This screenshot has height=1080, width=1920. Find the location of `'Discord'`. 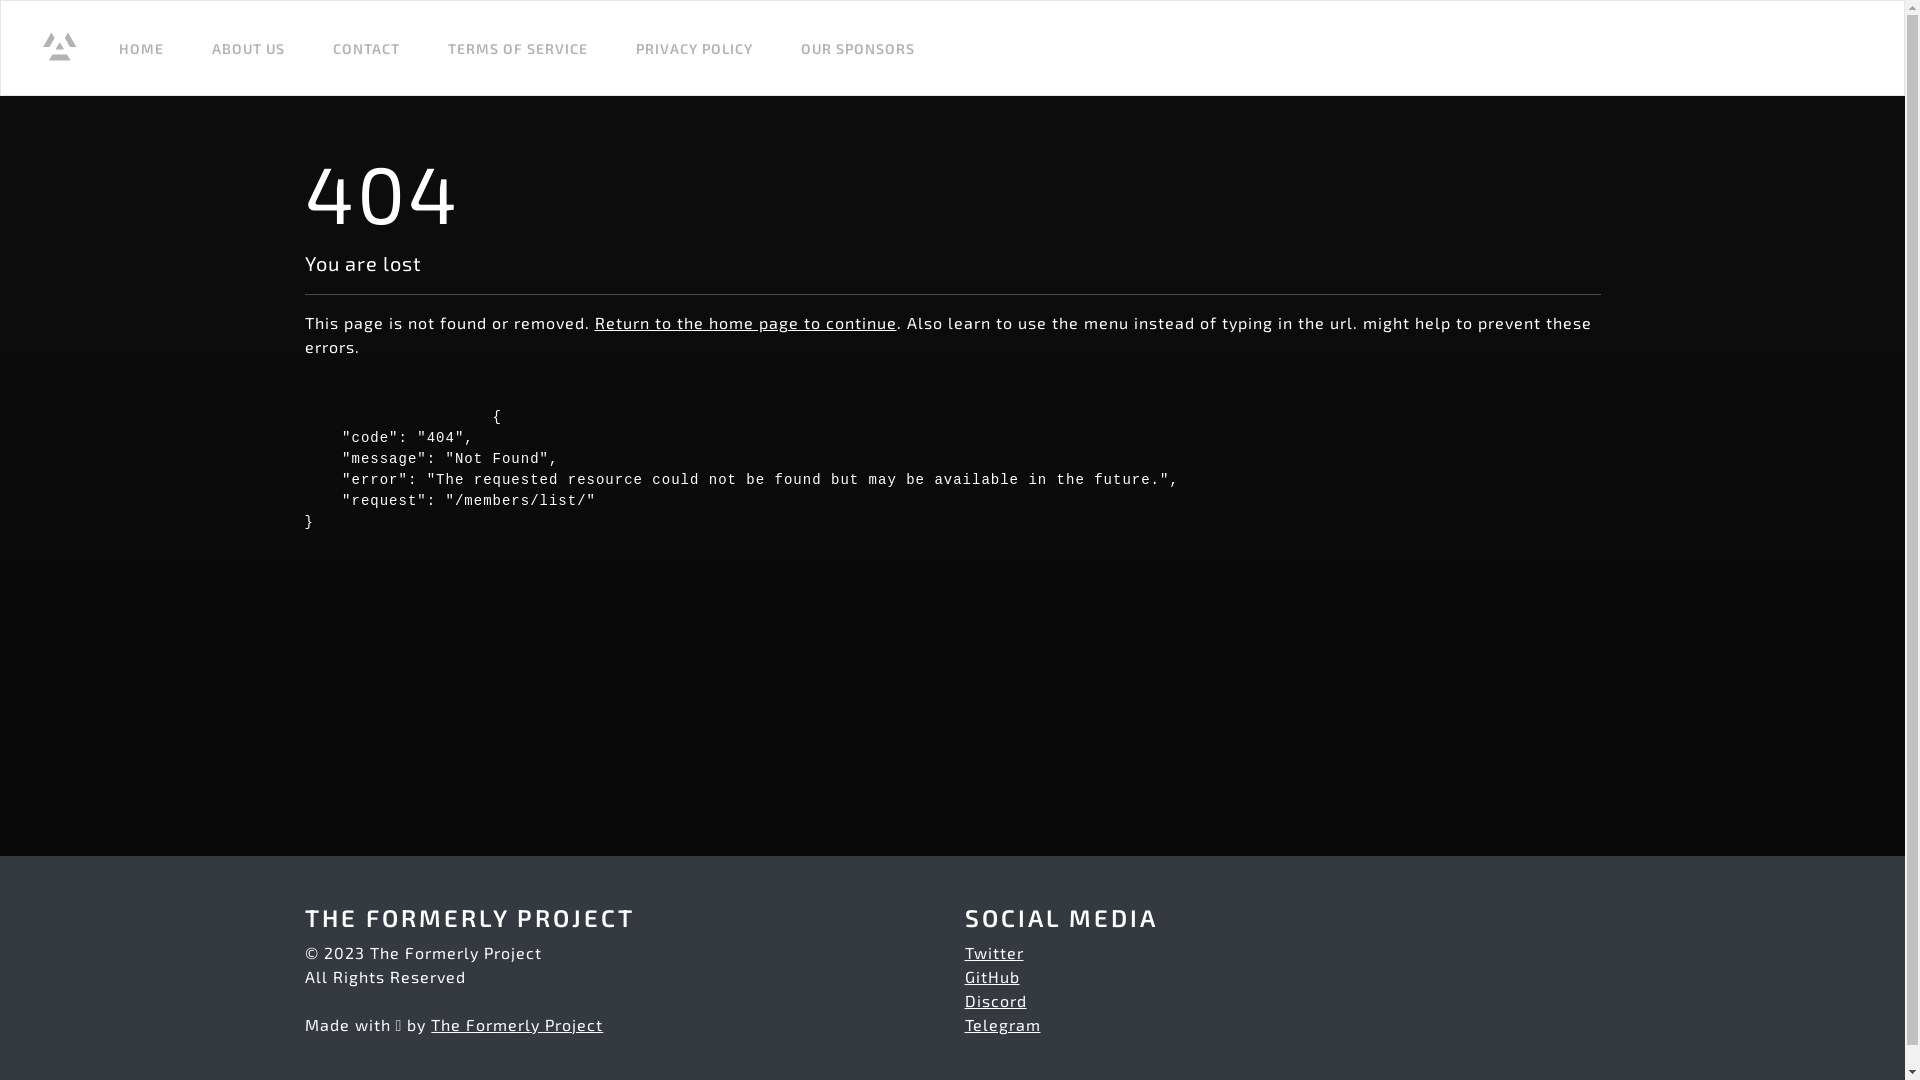

'Discord' is located at coordinates (994, 1000).